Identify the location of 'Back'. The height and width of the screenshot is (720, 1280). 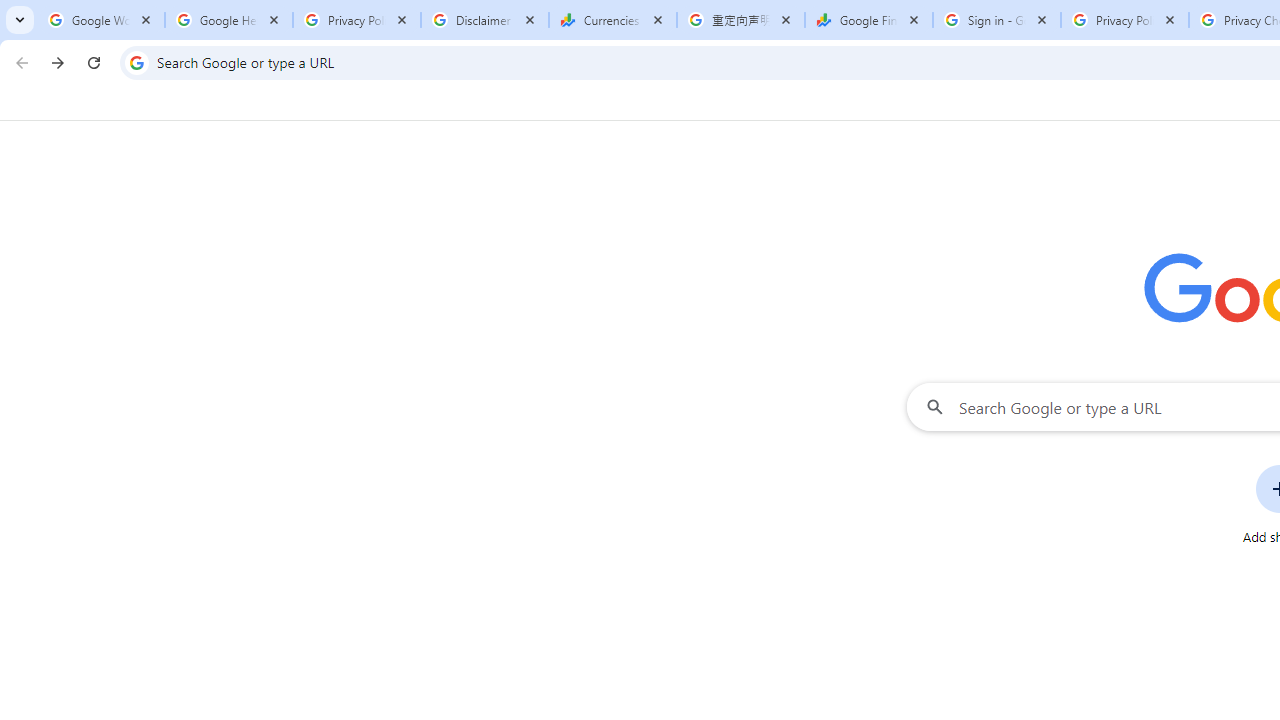
(19, 61).